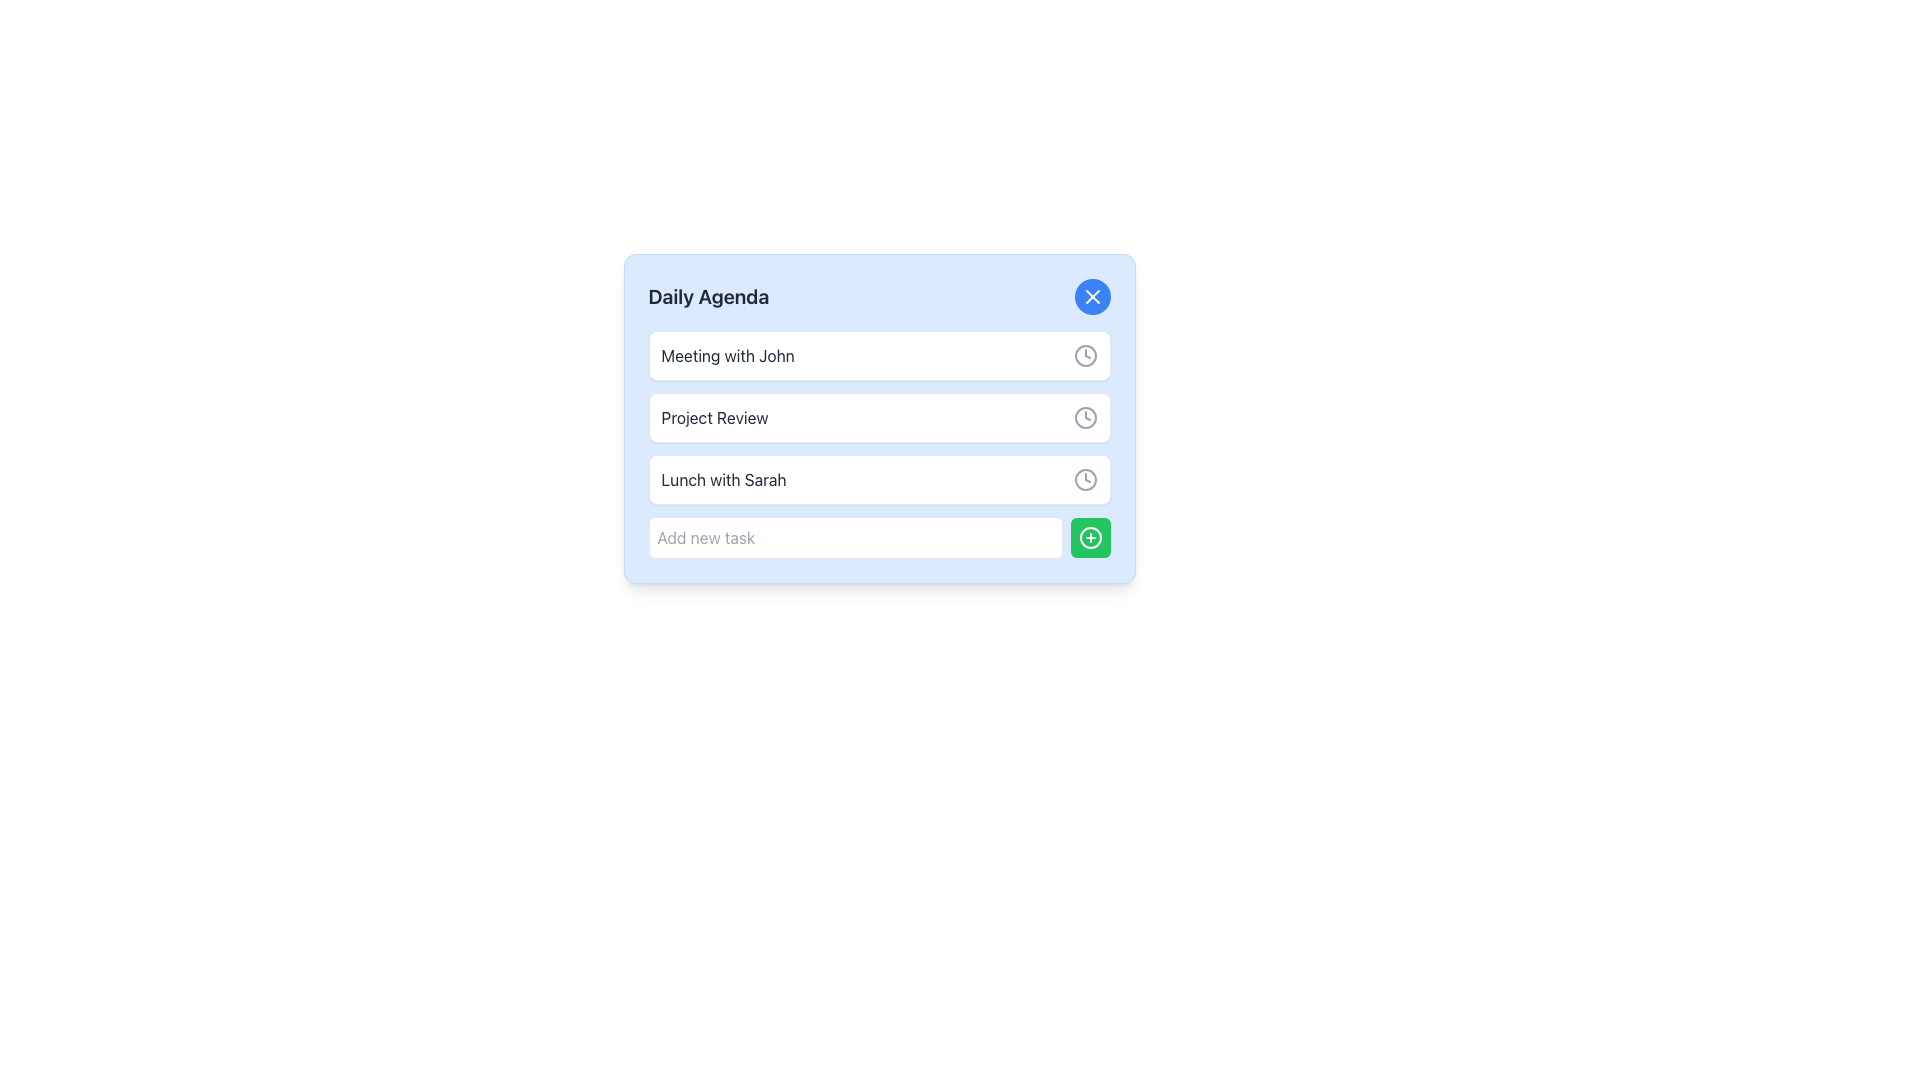 The image size is (1920, 1080). Describe the element at coordinates (1084, 354) in the screenshot. I see `the SVG circle element styled as part of a clock icon, located next to the 'Meeting with John' task in the light blue agenda interface` at that location.